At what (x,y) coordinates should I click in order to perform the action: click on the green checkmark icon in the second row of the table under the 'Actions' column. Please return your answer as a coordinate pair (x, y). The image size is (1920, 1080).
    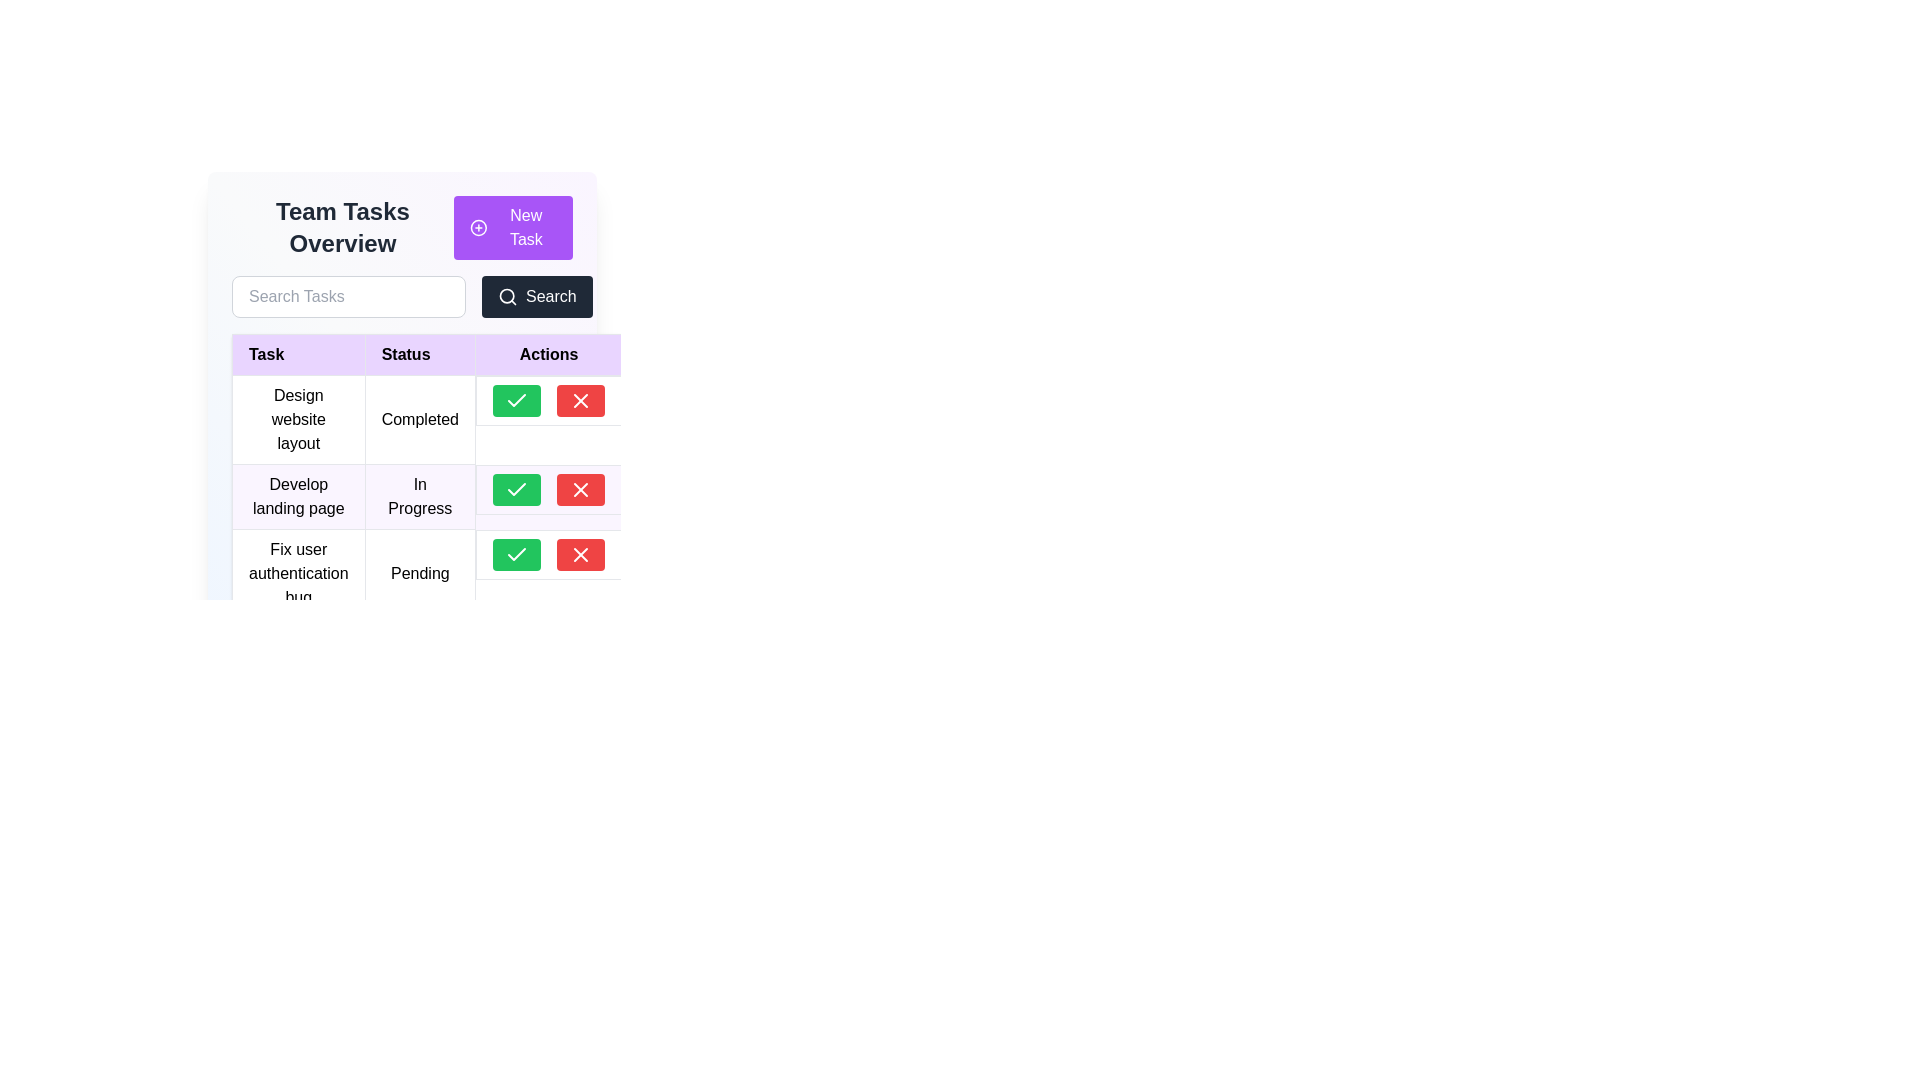
    Looking at the image, I should click on (517, 489).